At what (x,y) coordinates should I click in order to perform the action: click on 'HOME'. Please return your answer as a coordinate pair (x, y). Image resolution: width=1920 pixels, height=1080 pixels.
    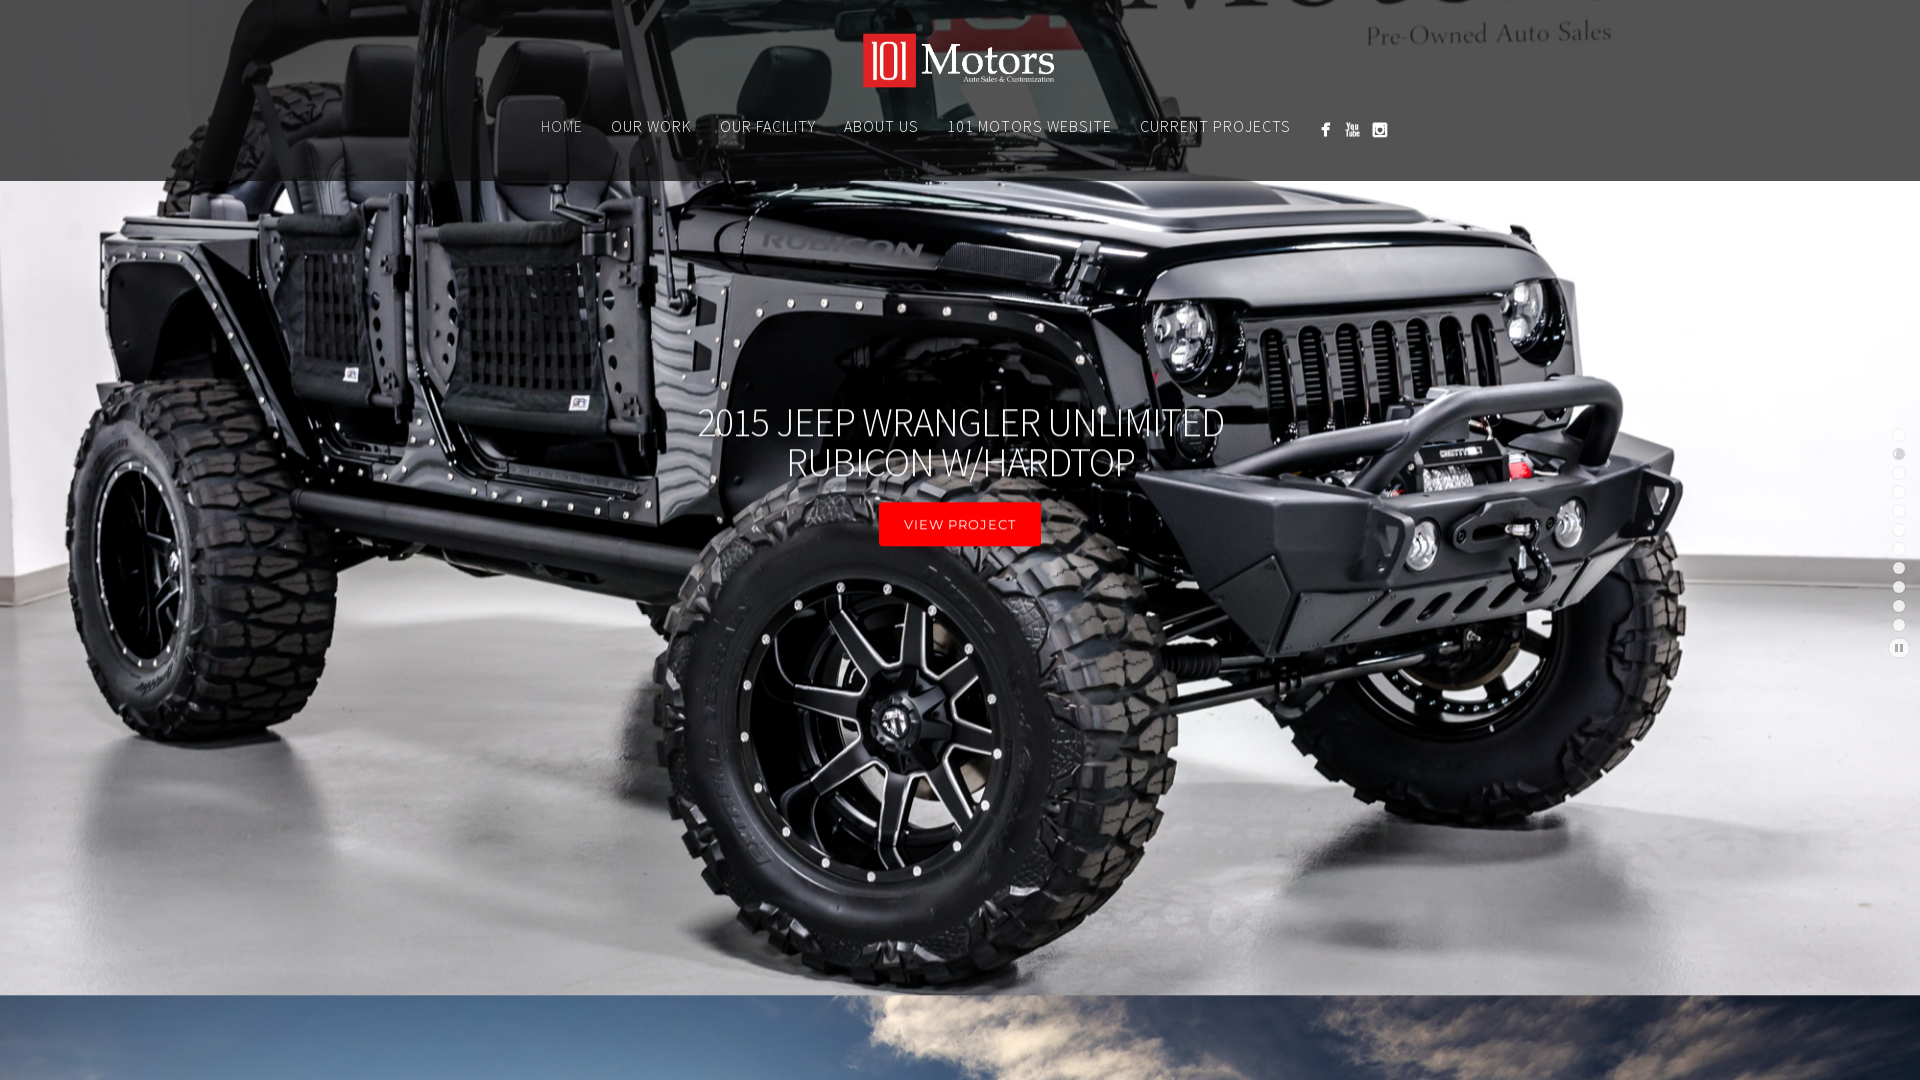
    Looking at the image, I should click on (560, 126).